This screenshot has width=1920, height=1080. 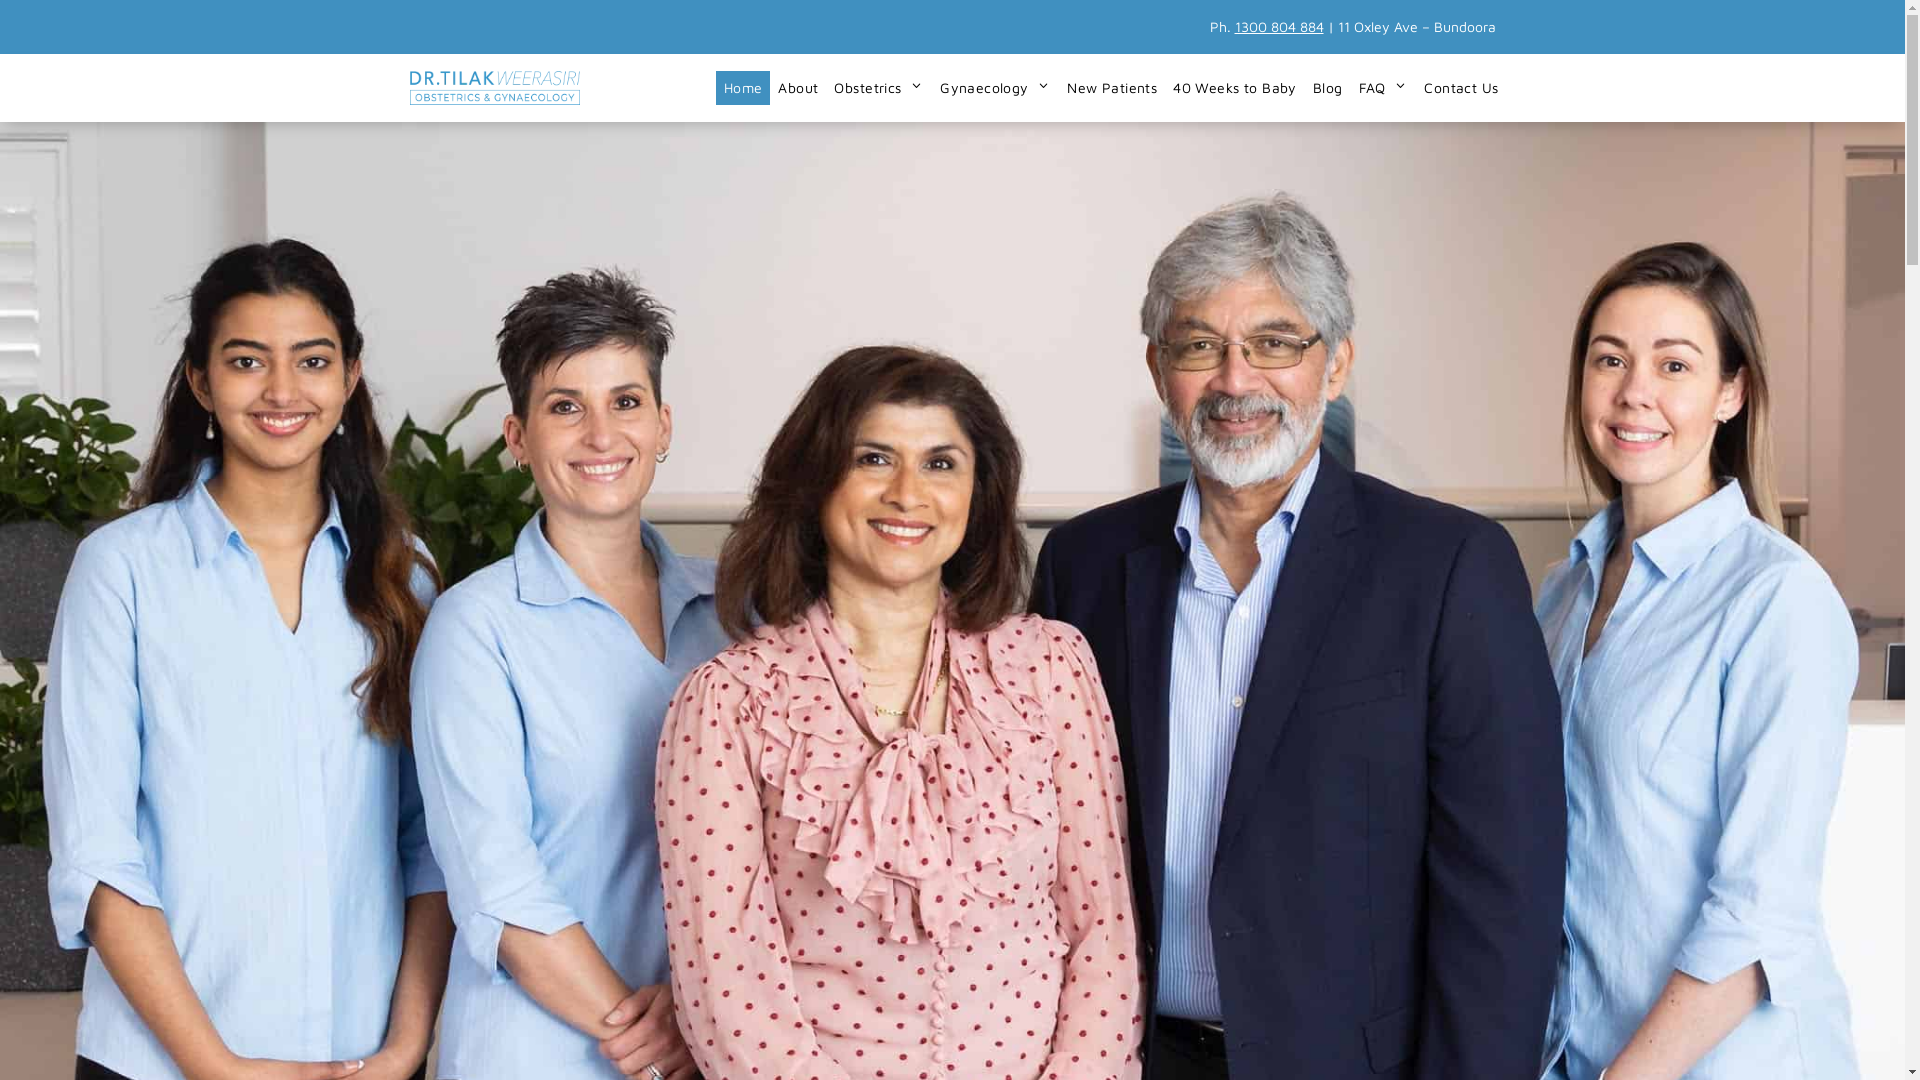 I want to click on 'FAQ', so click(x=1382, y=86).